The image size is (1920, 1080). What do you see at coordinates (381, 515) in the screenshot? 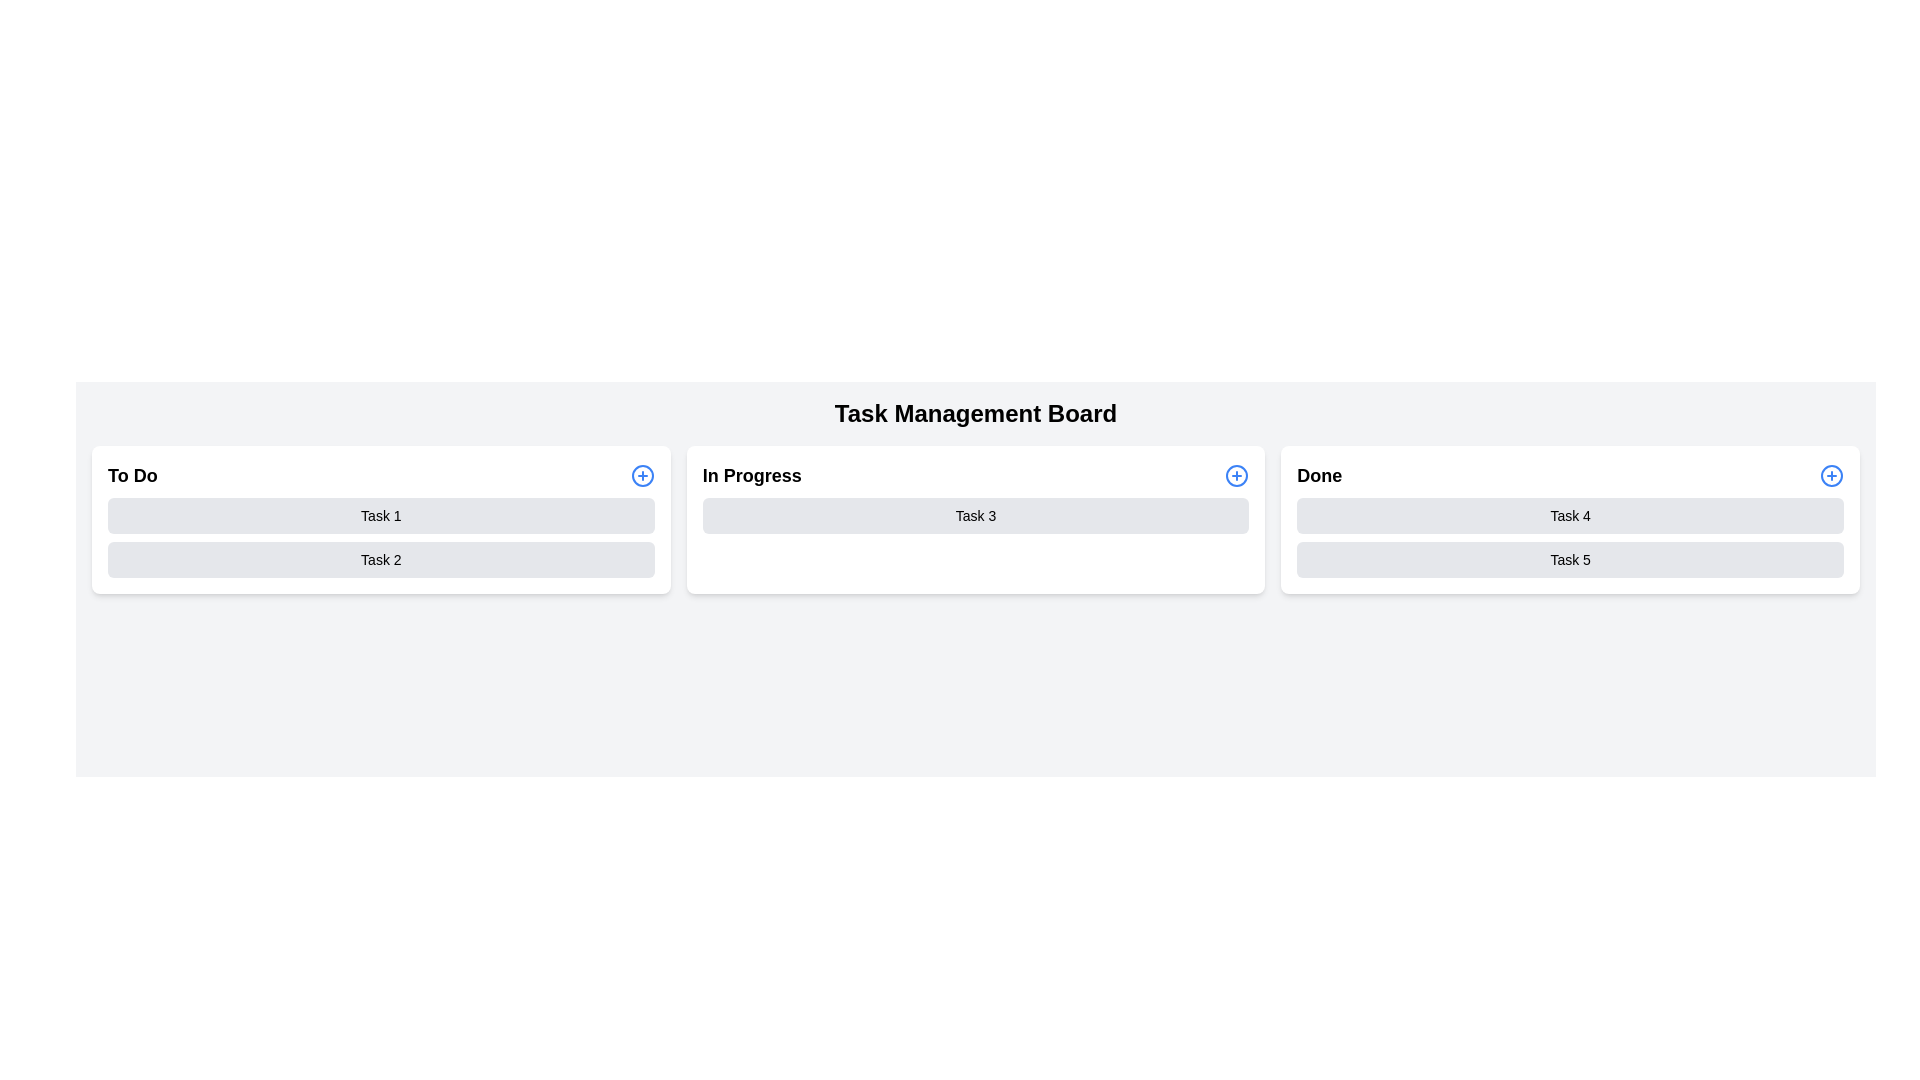
I see `the task labeled 'Task 1'` at bounding box center [381, 515].